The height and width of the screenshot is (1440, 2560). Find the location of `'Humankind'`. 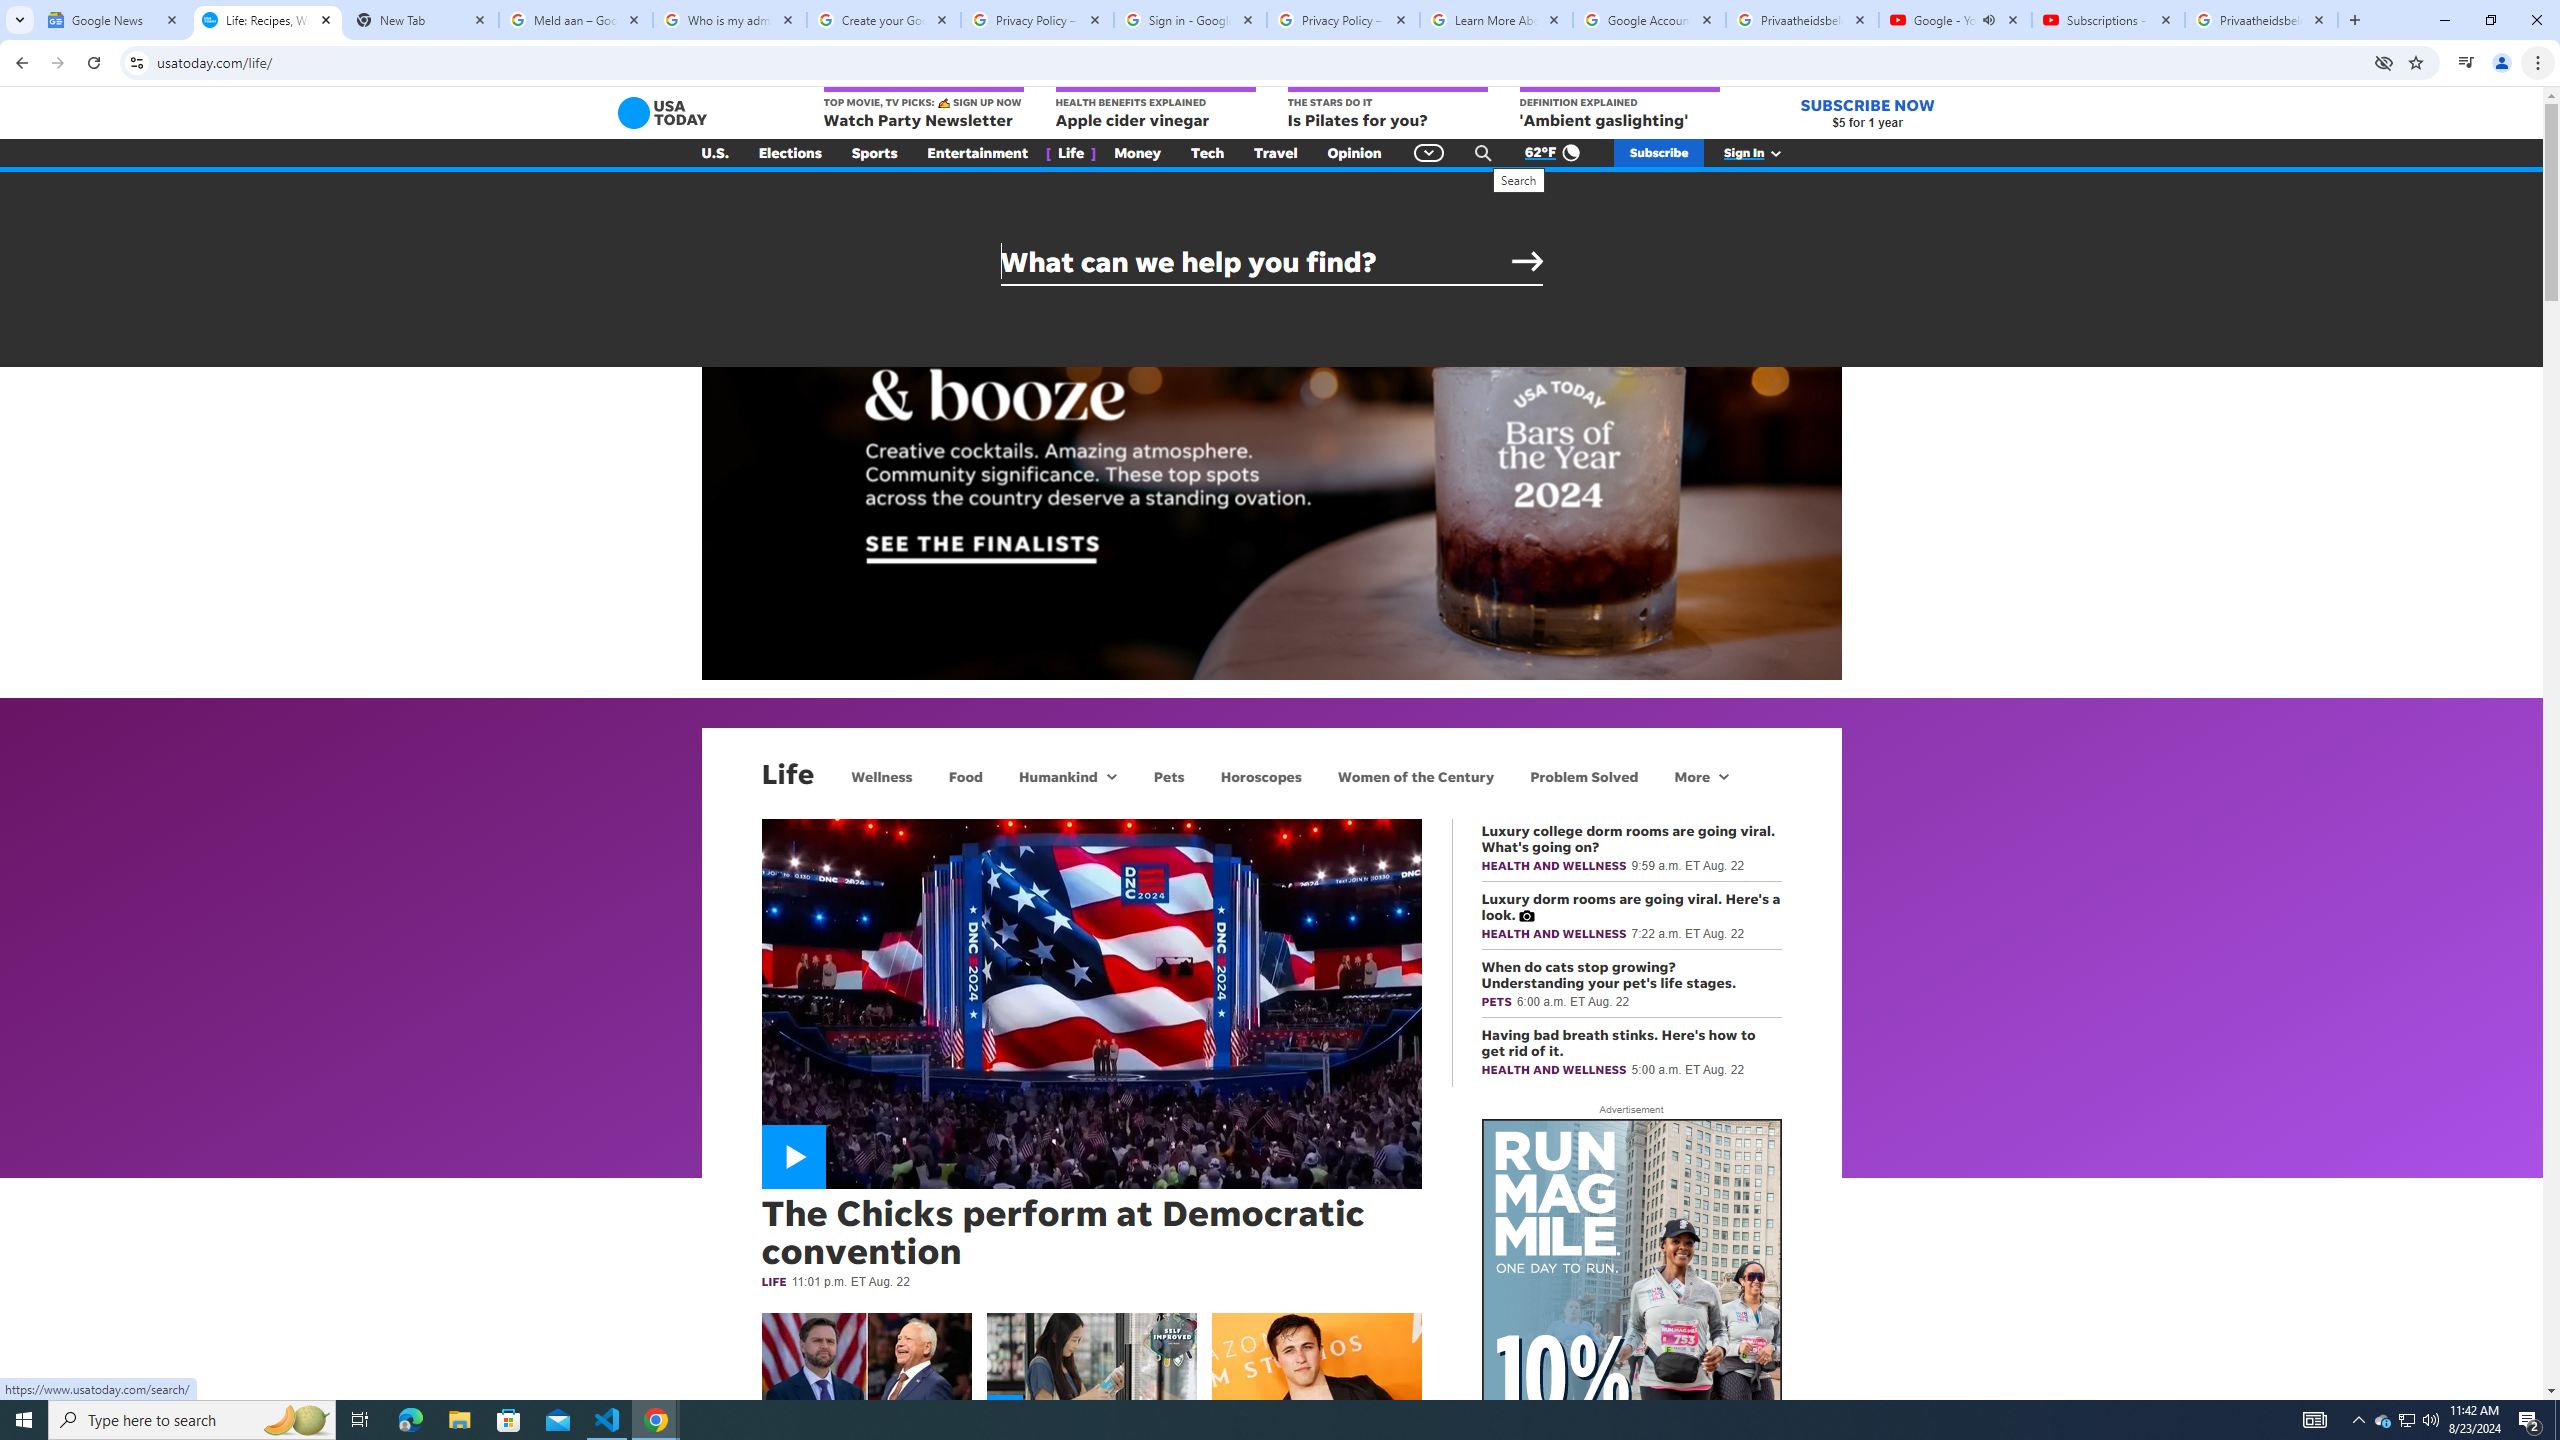

'Humankind' is located at coordinates (1055, 775).